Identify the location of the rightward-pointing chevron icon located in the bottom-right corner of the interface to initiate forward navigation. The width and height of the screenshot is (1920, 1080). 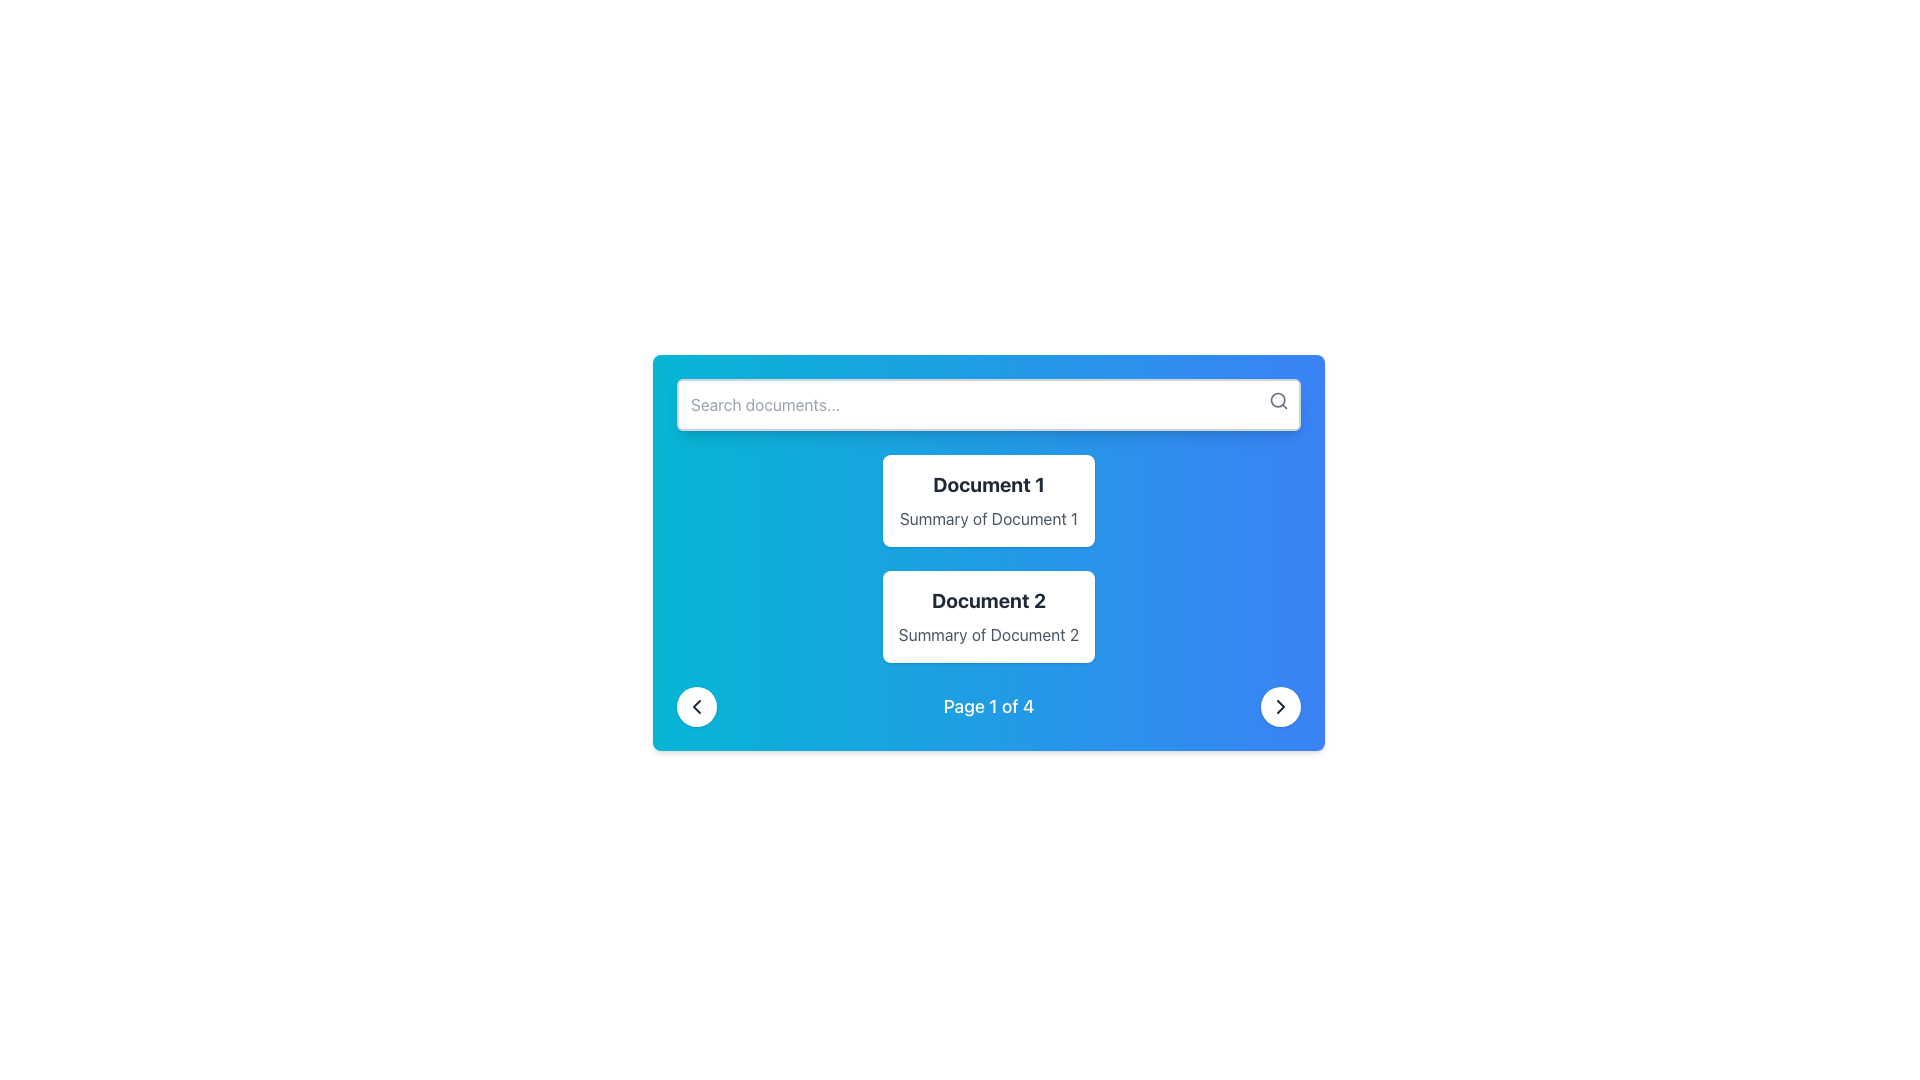
(1281, 705).